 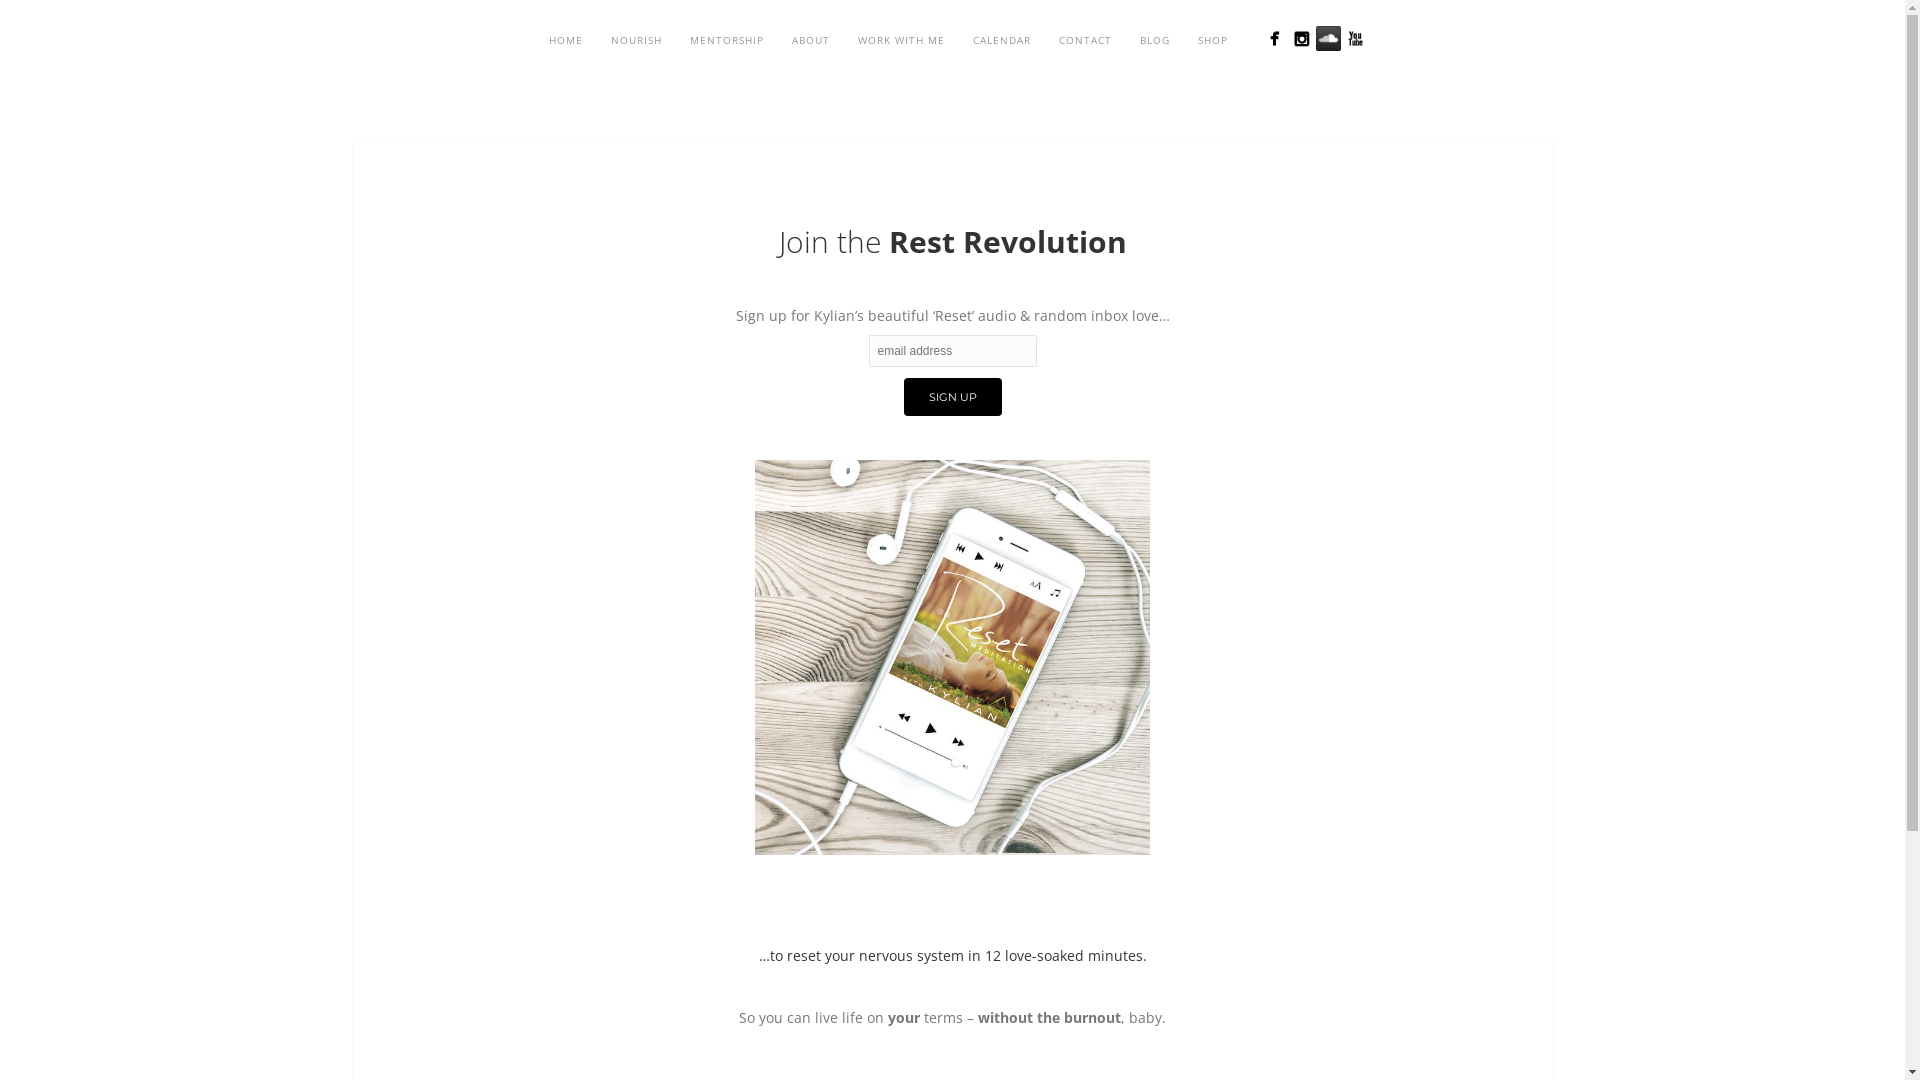 I want to click on 'Find KYLIAN on Facebook', so click(x=1273, y=38).